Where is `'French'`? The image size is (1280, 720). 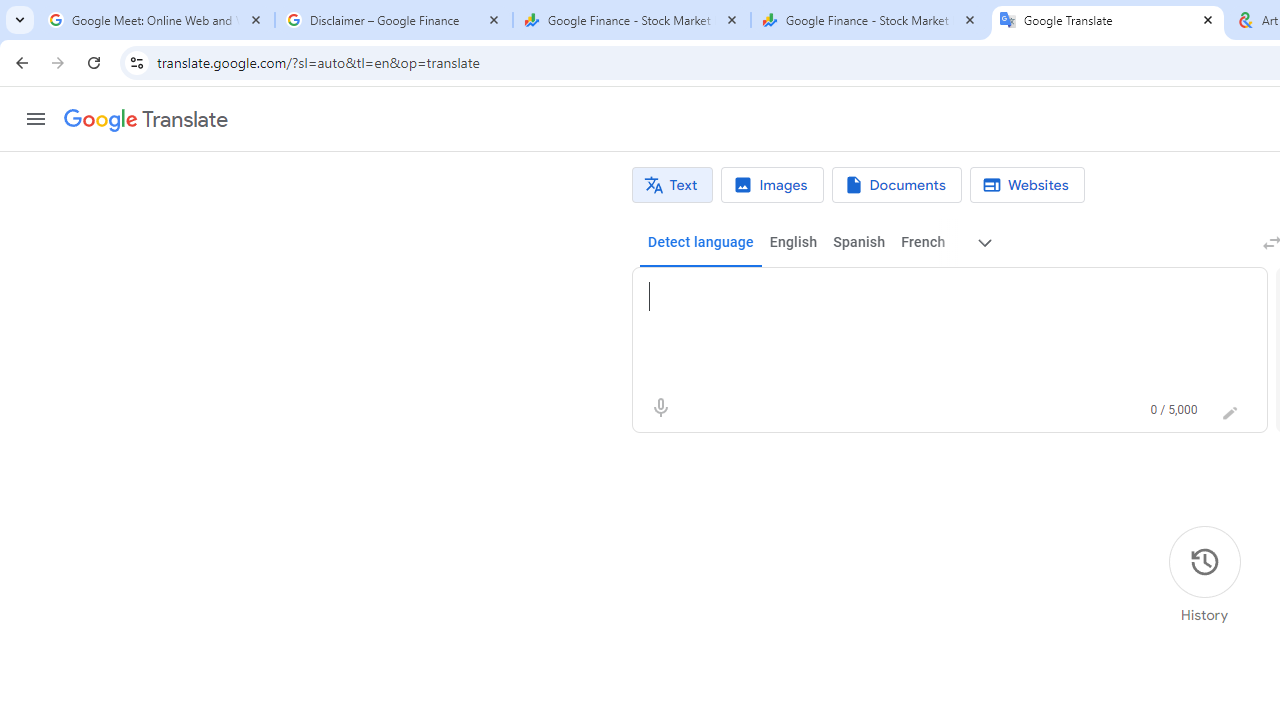 'French' is located at coordinates (921, 242).